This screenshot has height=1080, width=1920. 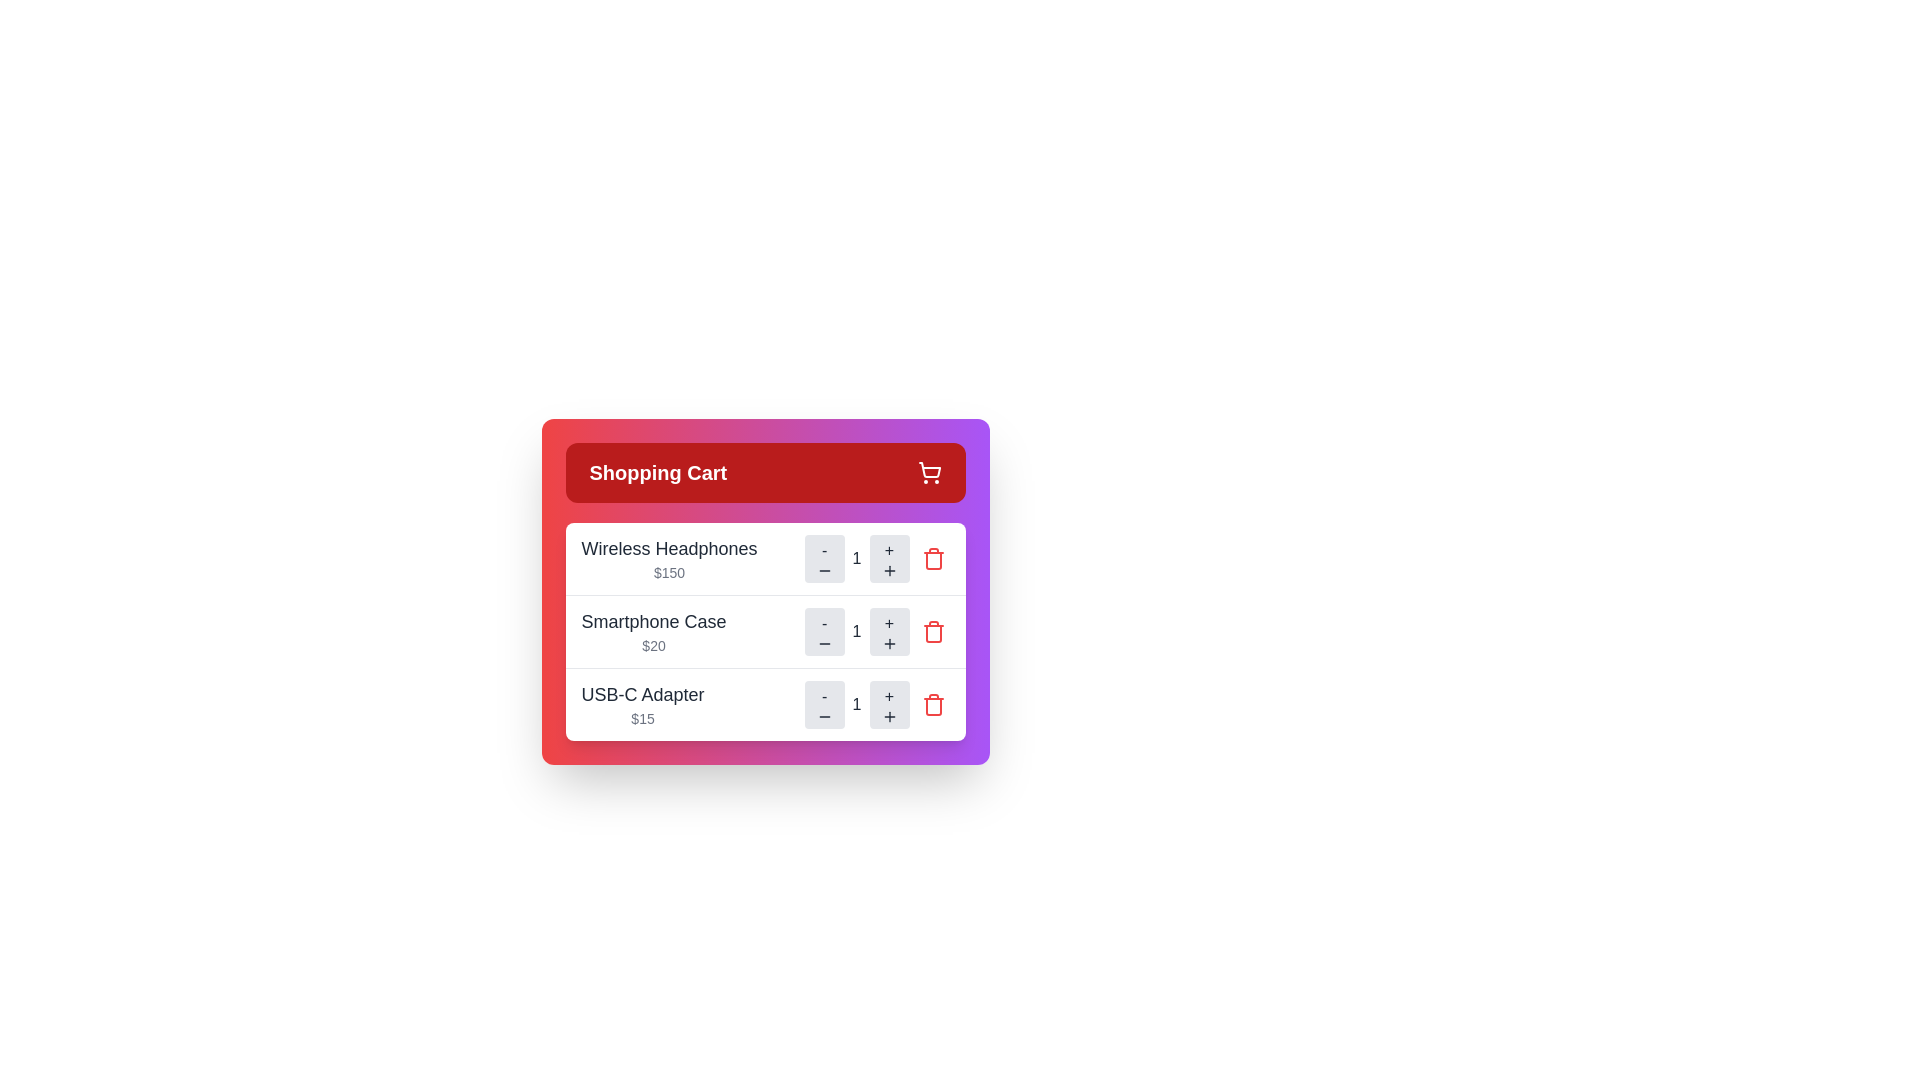 I want to click on the trash icon next to the item 'Wireless Headphones' to remove it from the cart, so click(x=932, y=559).